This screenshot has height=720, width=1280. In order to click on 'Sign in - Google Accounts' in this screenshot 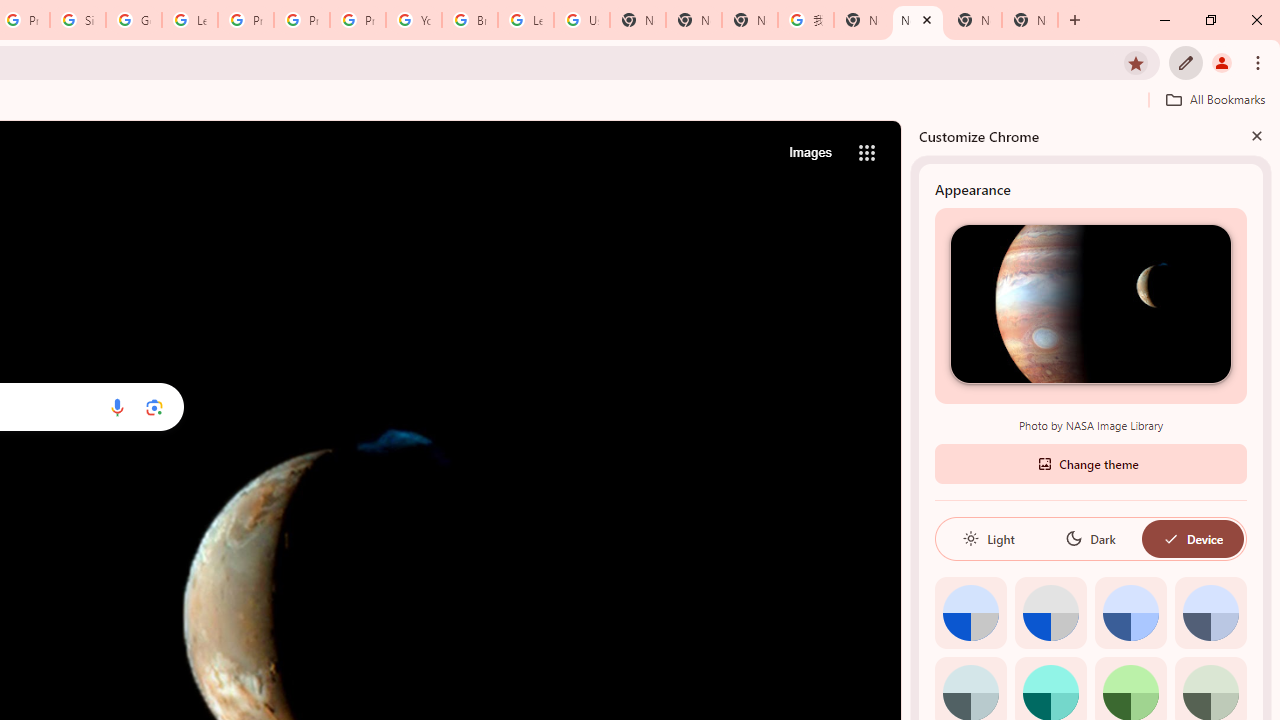, I will do `click(78, 20)`.